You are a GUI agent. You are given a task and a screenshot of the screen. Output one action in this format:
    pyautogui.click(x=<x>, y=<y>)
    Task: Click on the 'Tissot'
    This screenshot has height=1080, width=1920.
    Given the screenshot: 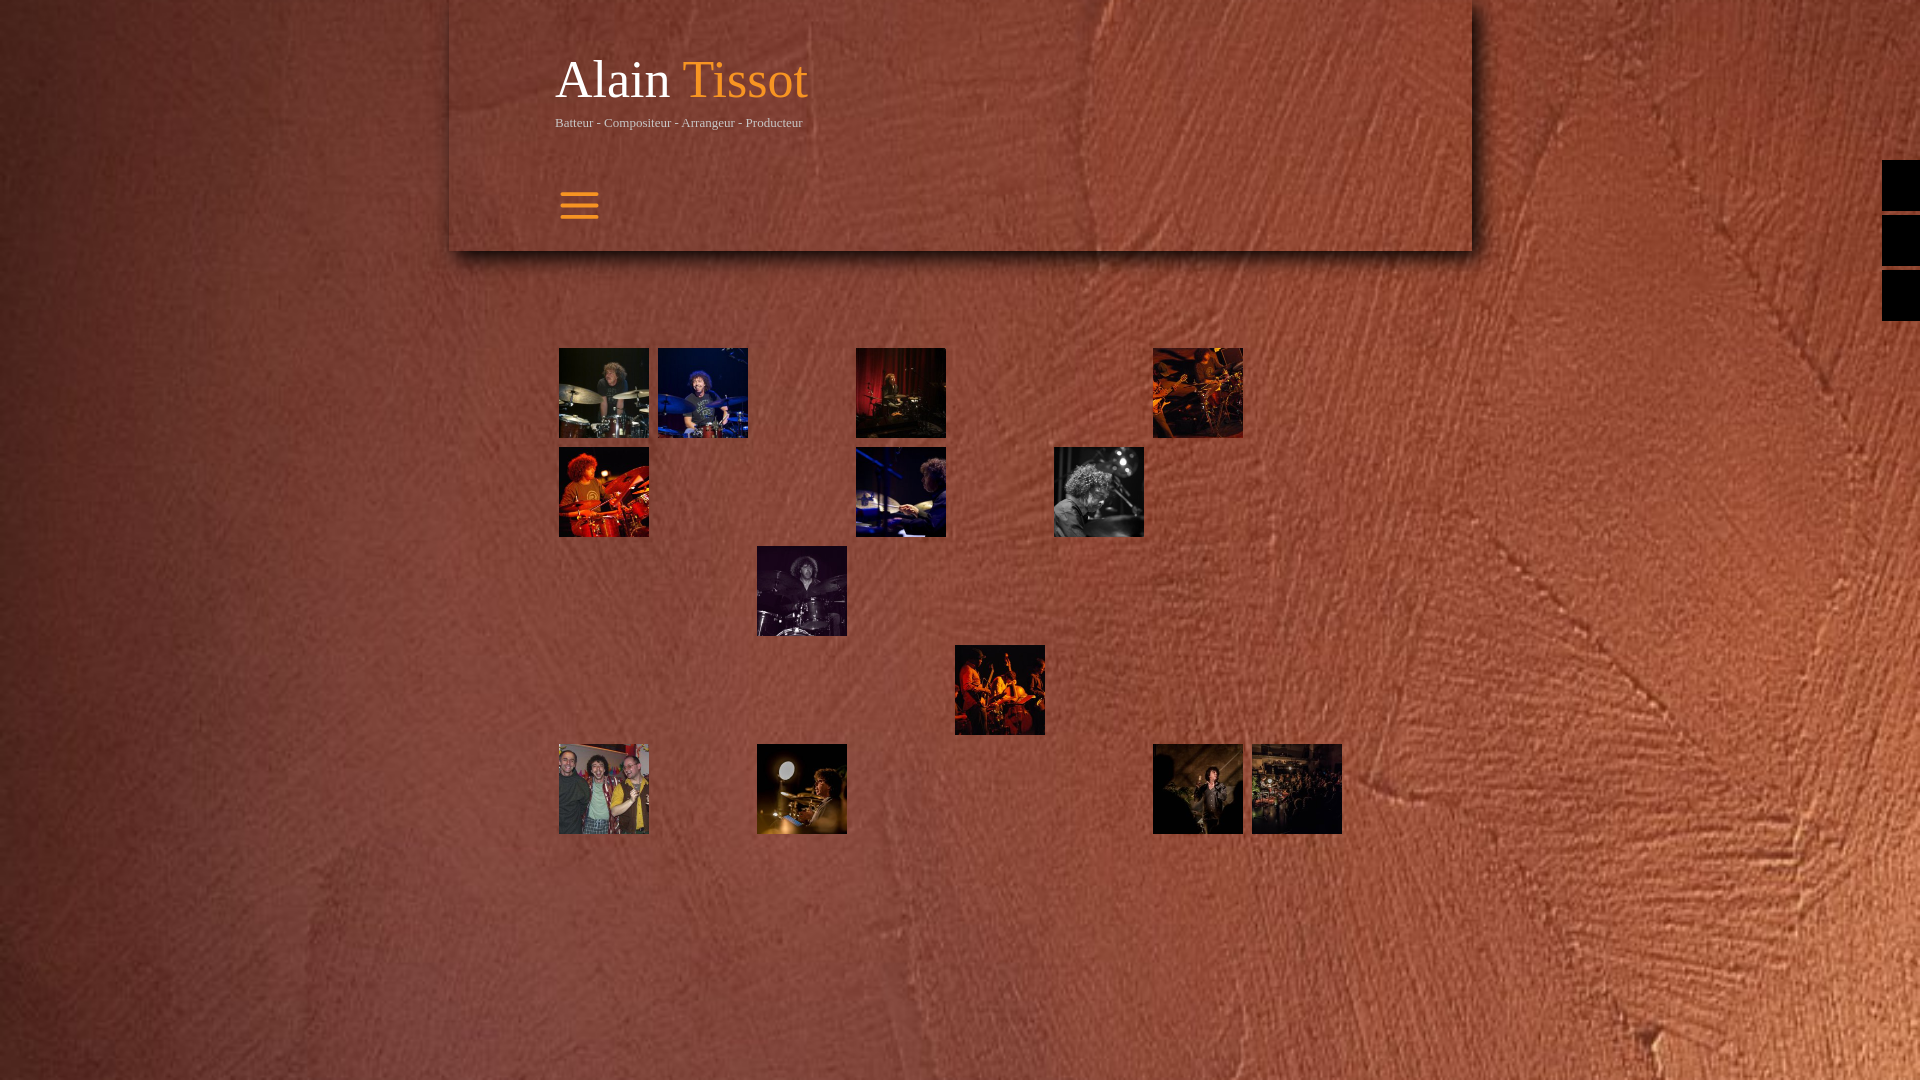 What is the action you would take?
    pyautogui.click(x=744, y=78)
    